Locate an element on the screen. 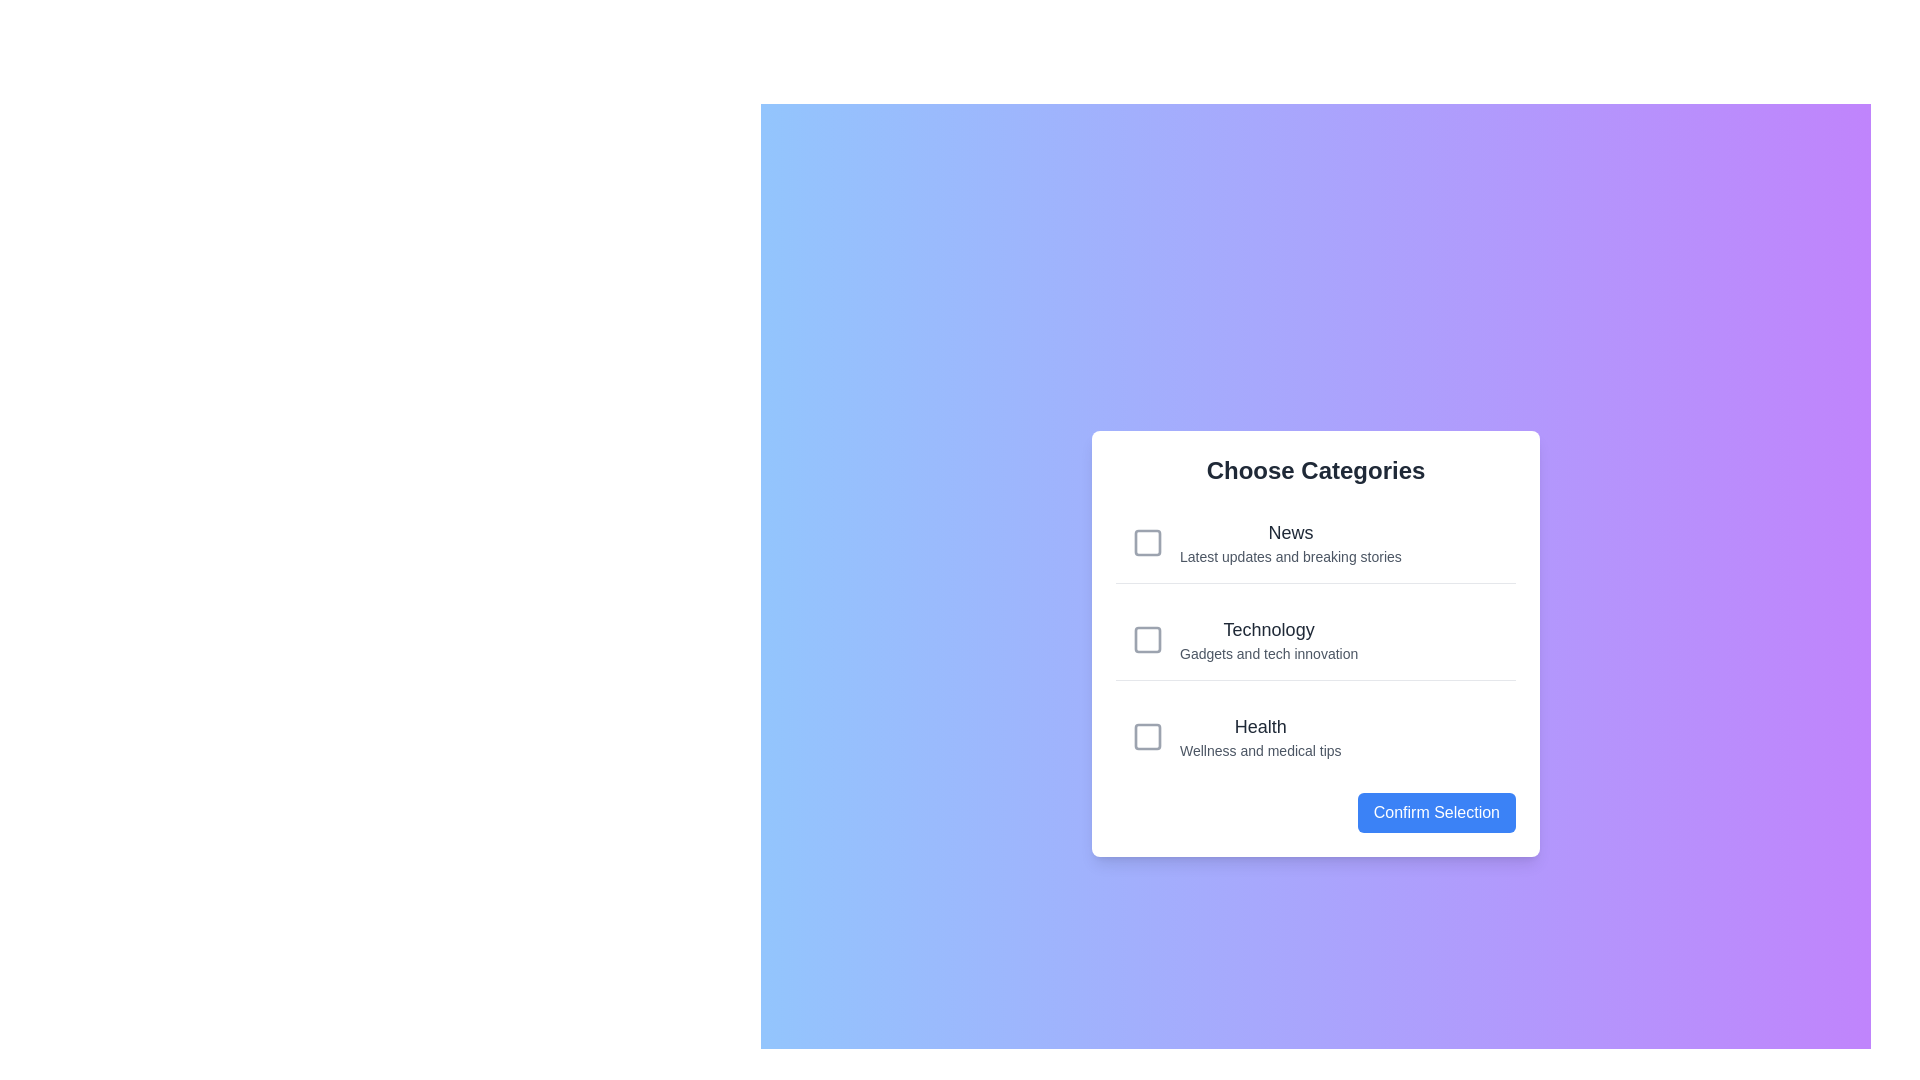 This screenshot has width=1920, height=1080. the category News to observe visual feedback is located at coordinates (1315, 543).